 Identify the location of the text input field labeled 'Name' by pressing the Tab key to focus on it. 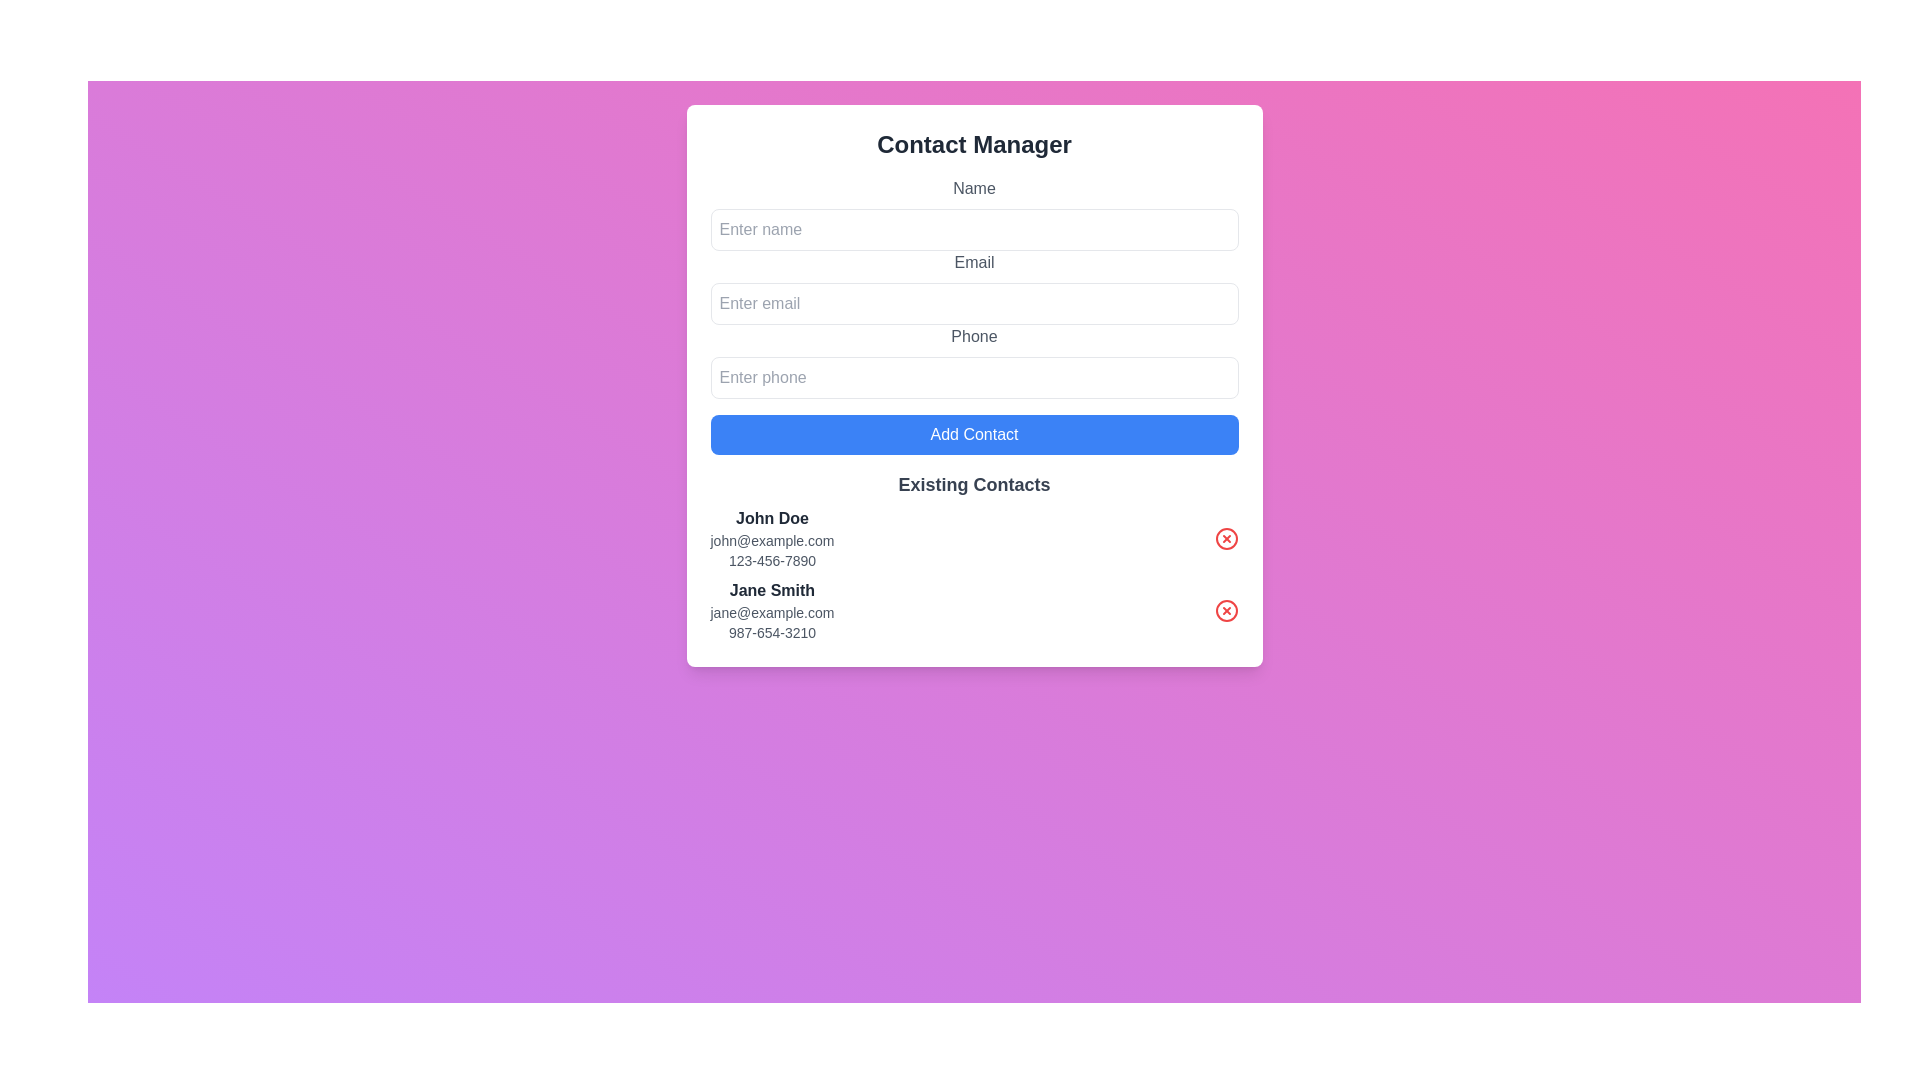
(974, 229).